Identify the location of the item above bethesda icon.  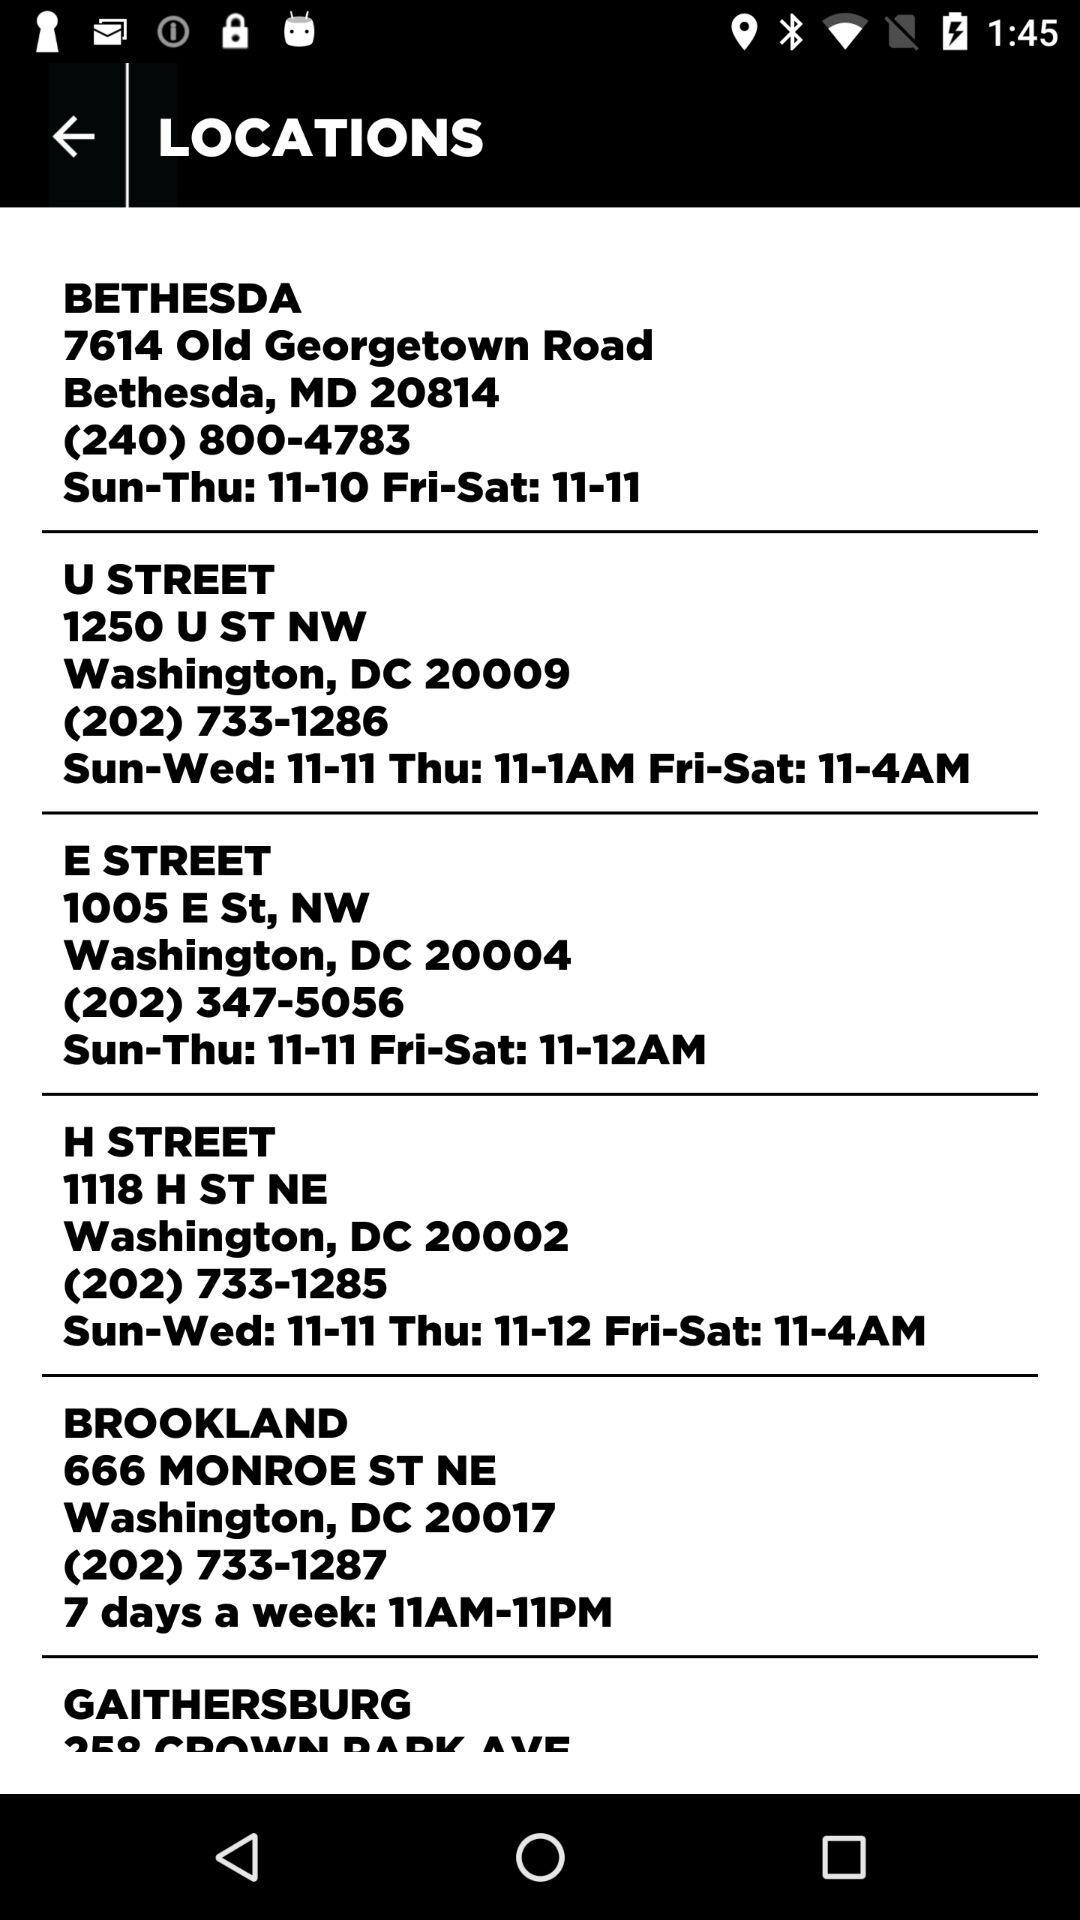
(72, 135).